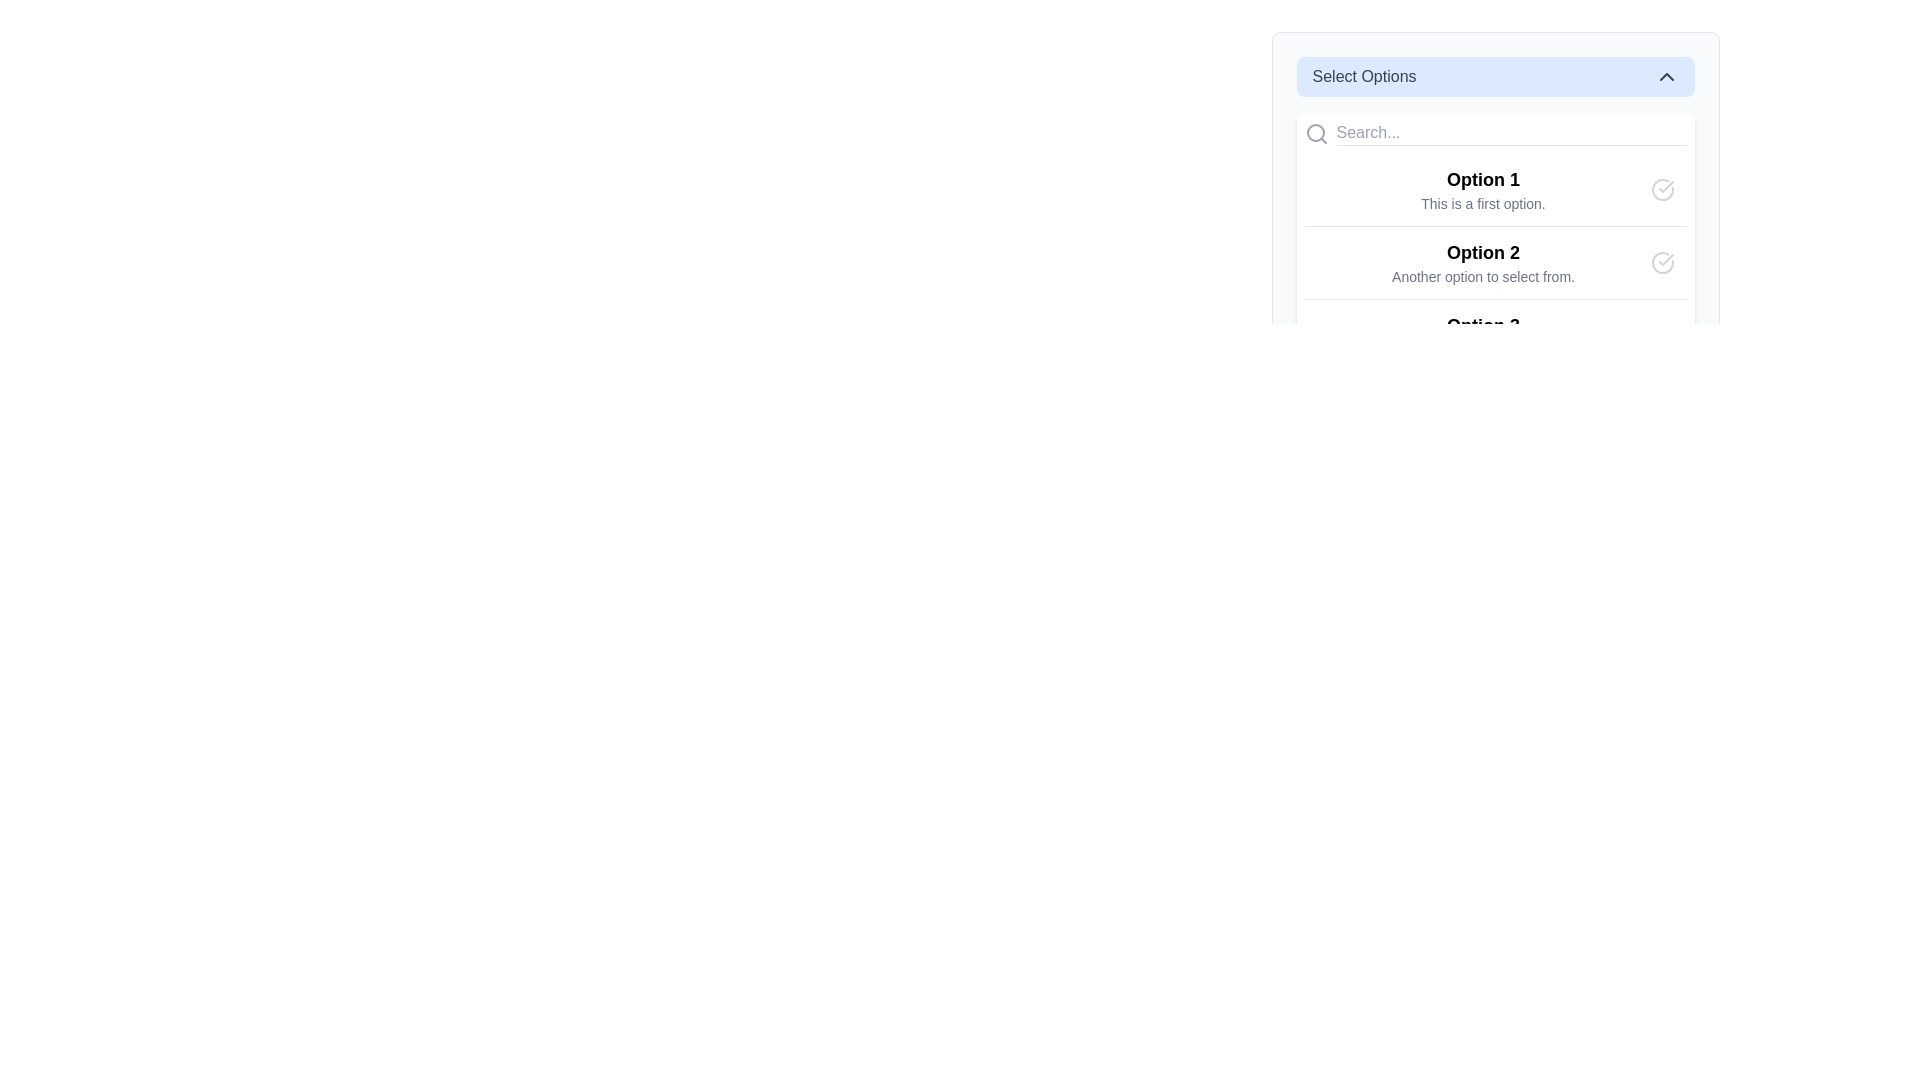  I want to click on text of the Text Label that serves as a heading for a selectable option within the dropdown or list interface, located between 'Option 2' and 'A third possible choice.', so click(1483, 325).